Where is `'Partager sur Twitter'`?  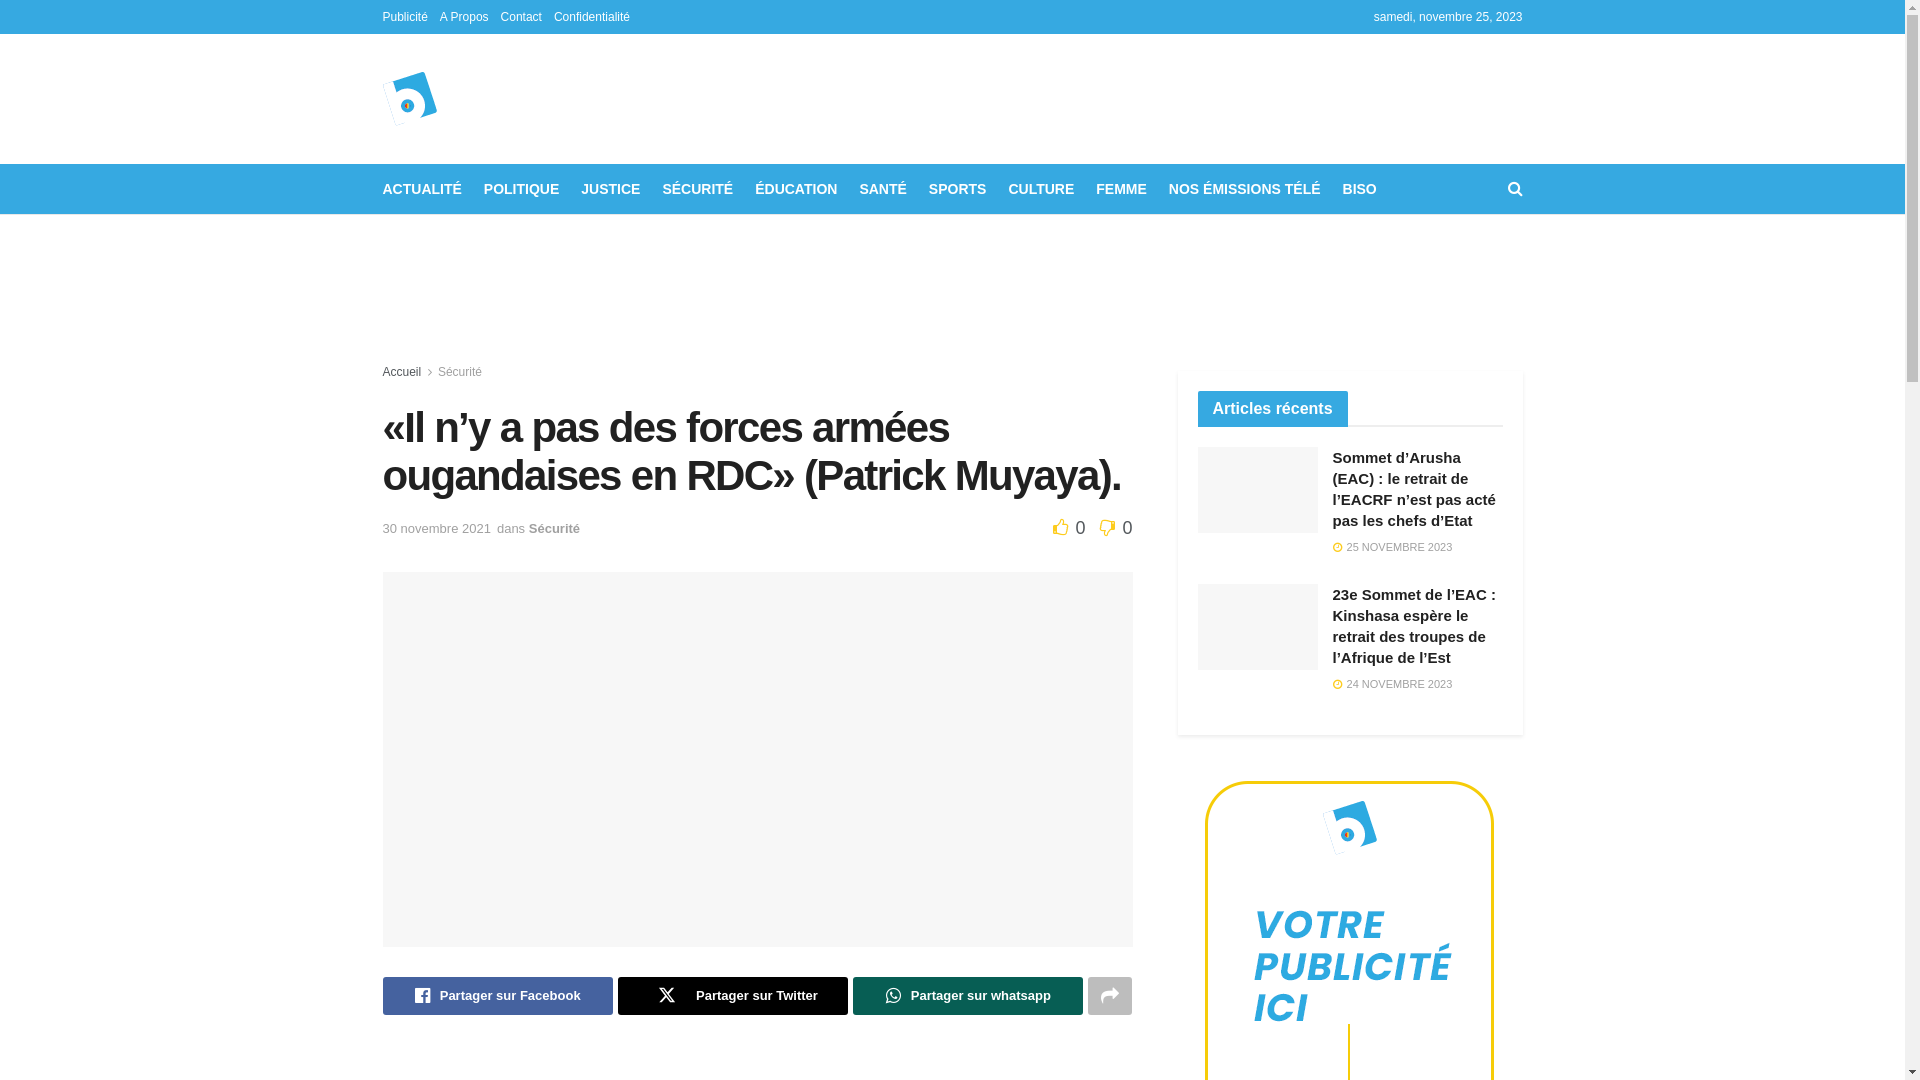
'Partager sur Twitter' is located at coordinates (732, 995).